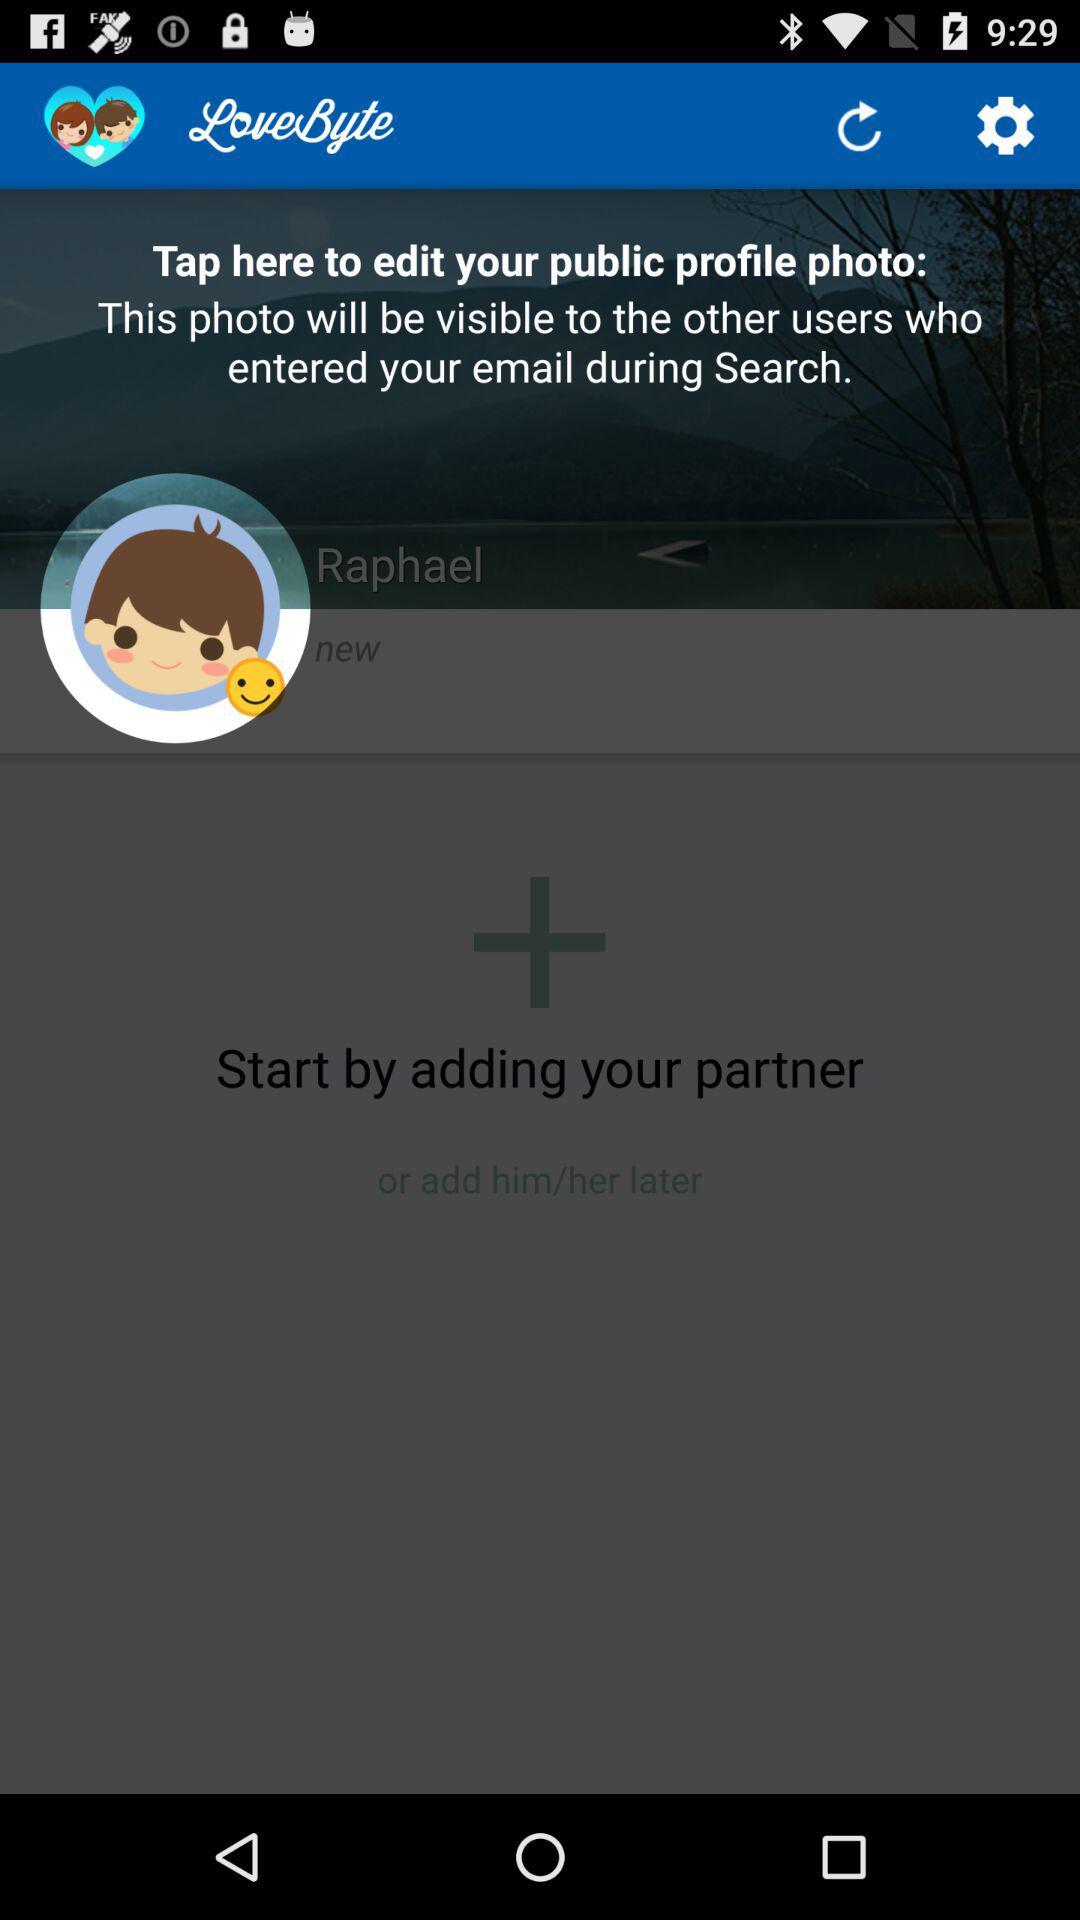  Describe the element at coordinates (538, 941) in the screenshot. I see `partner` at that location.